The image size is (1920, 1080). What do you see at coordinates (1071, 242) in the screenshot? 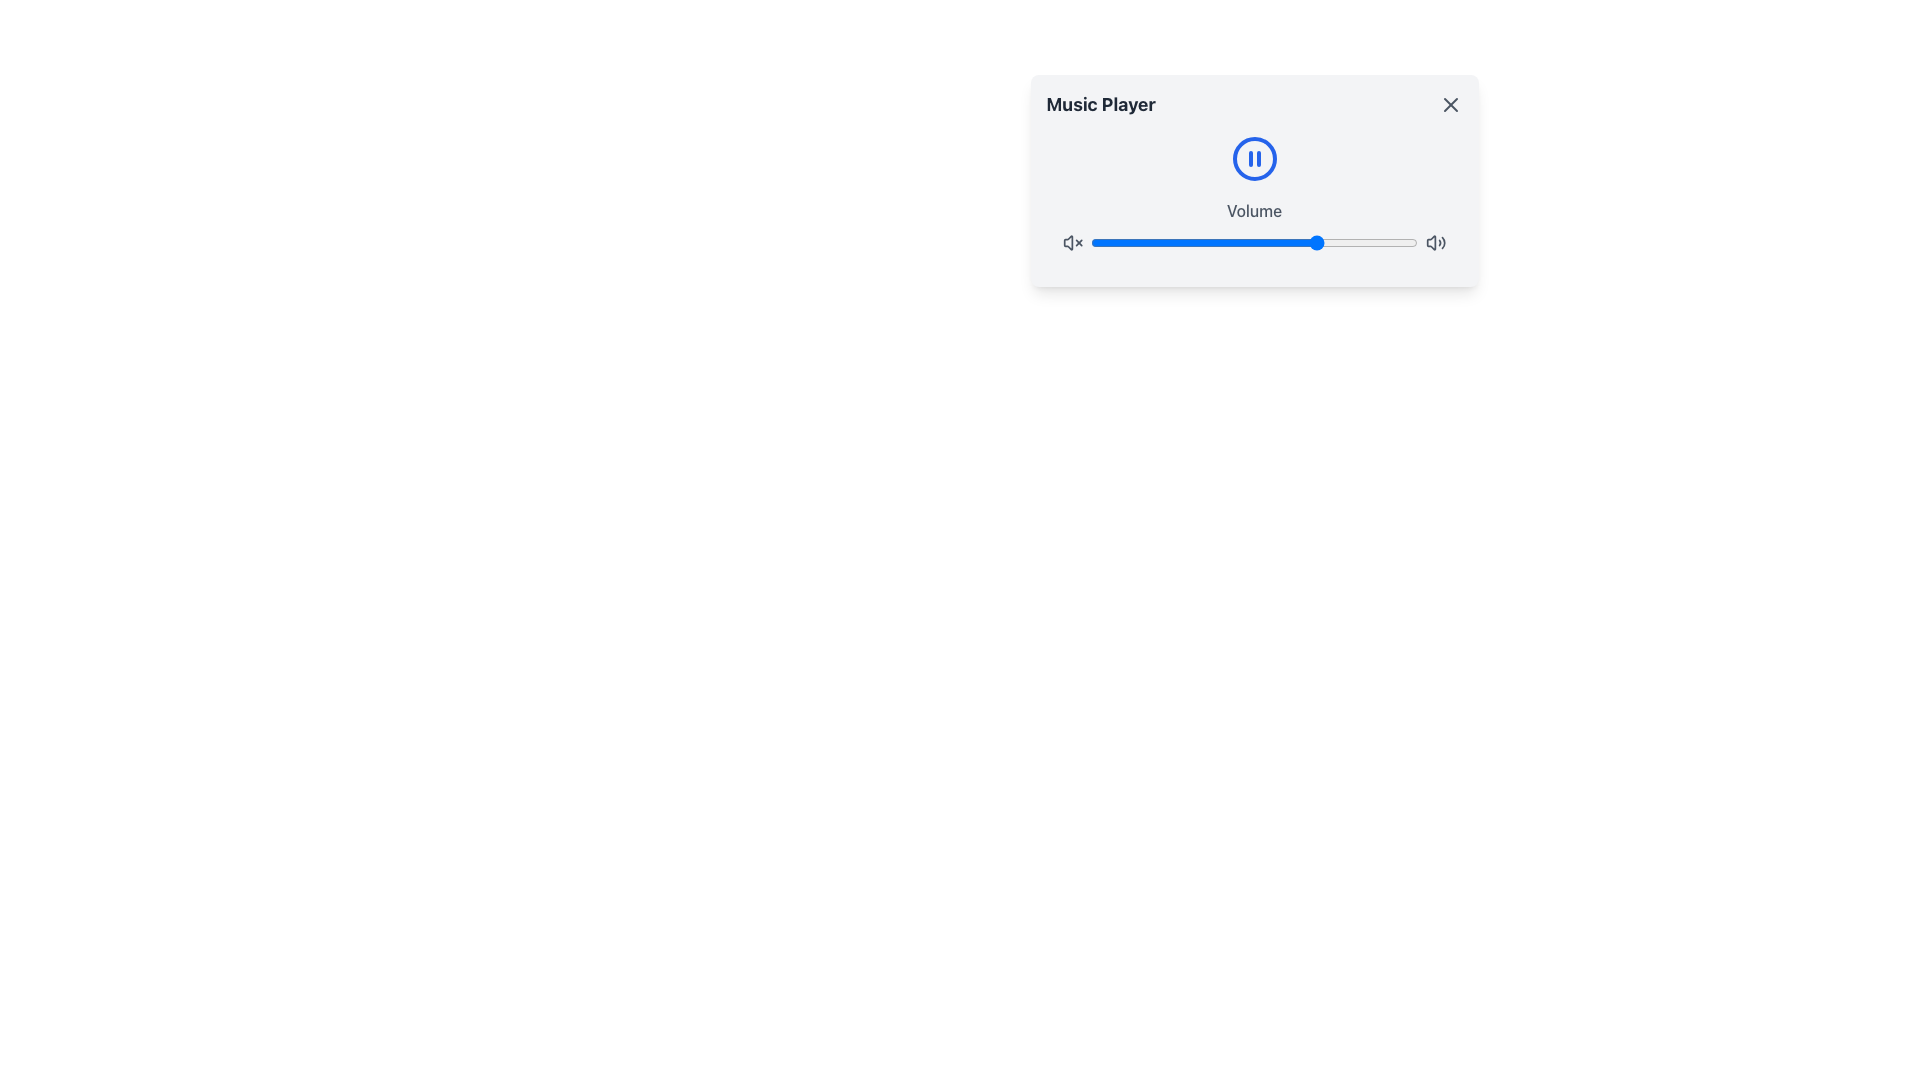
I see `the mute icon` at bounding box center [1071, 242].